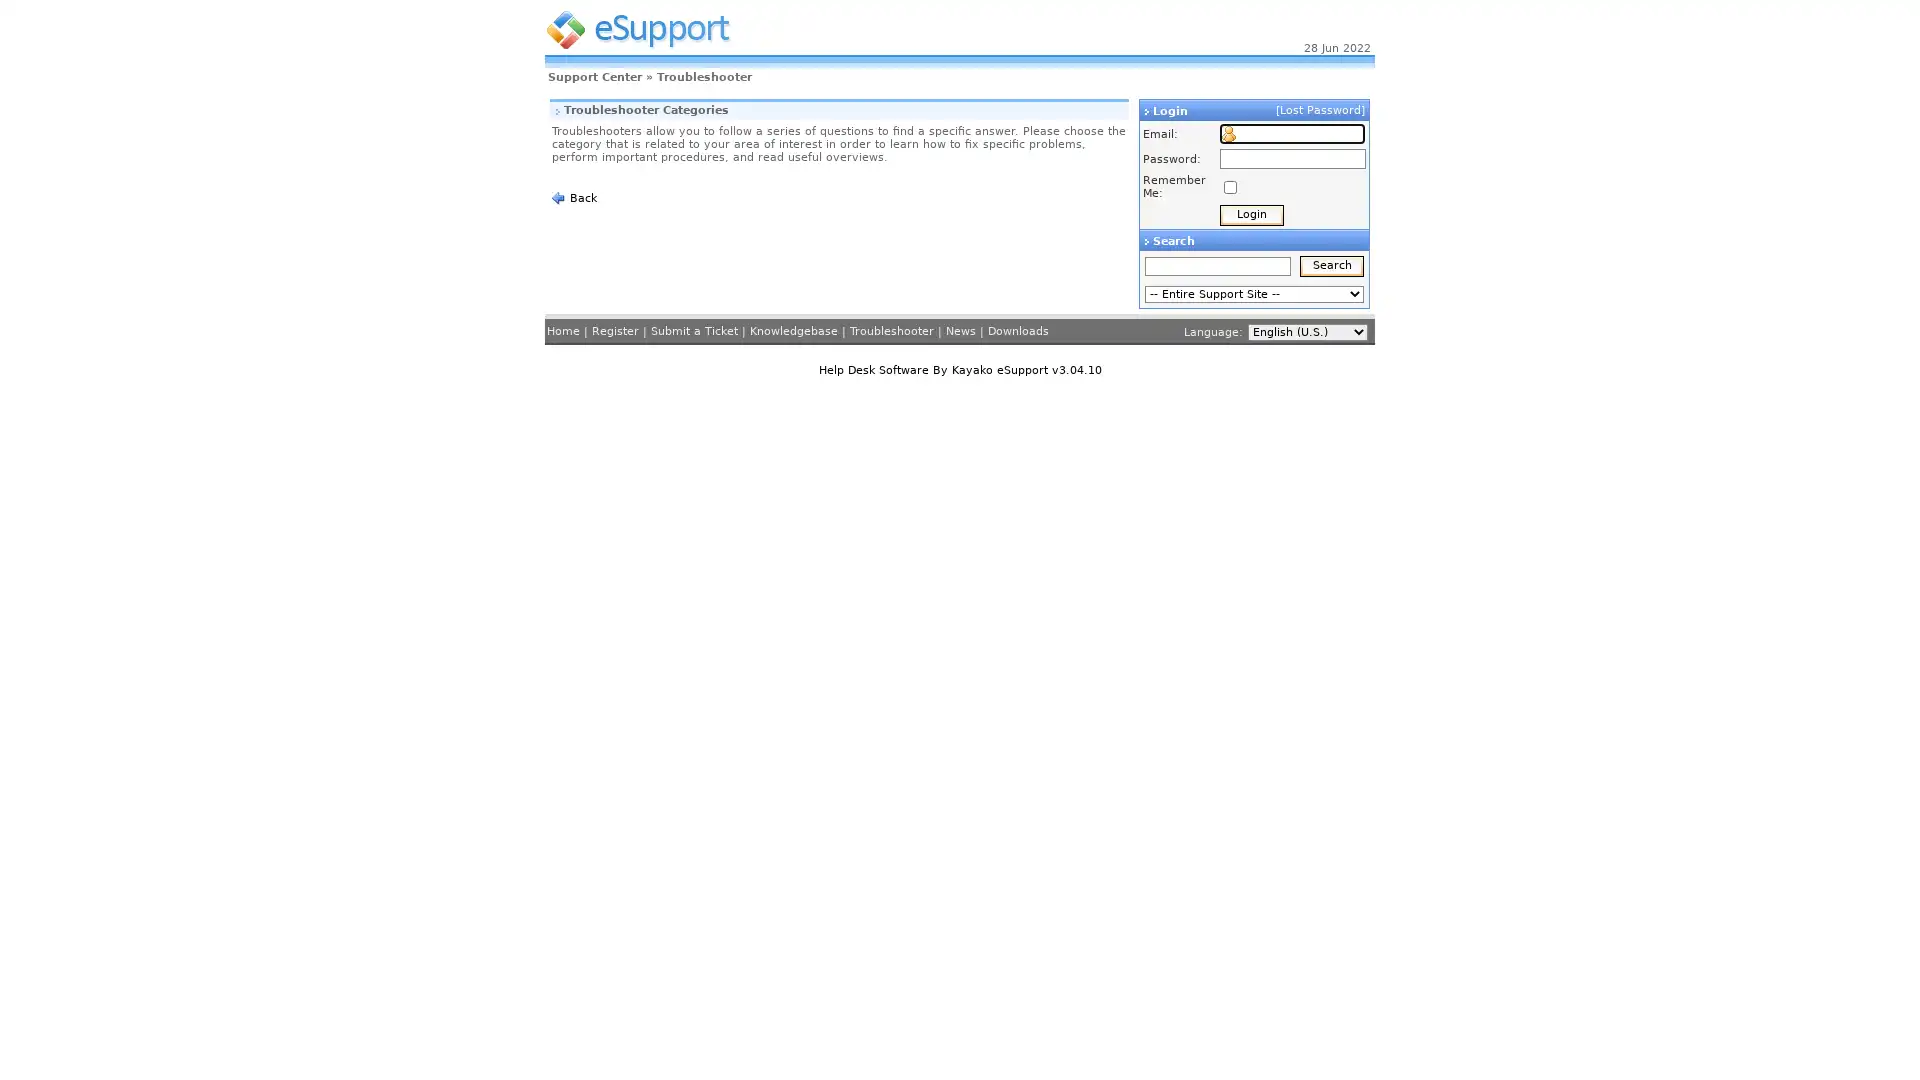 This screenshot has height=1080, width=1920. Describe the element at coordinates (1251, 215) in the screenshot. I see `Login` at that location.